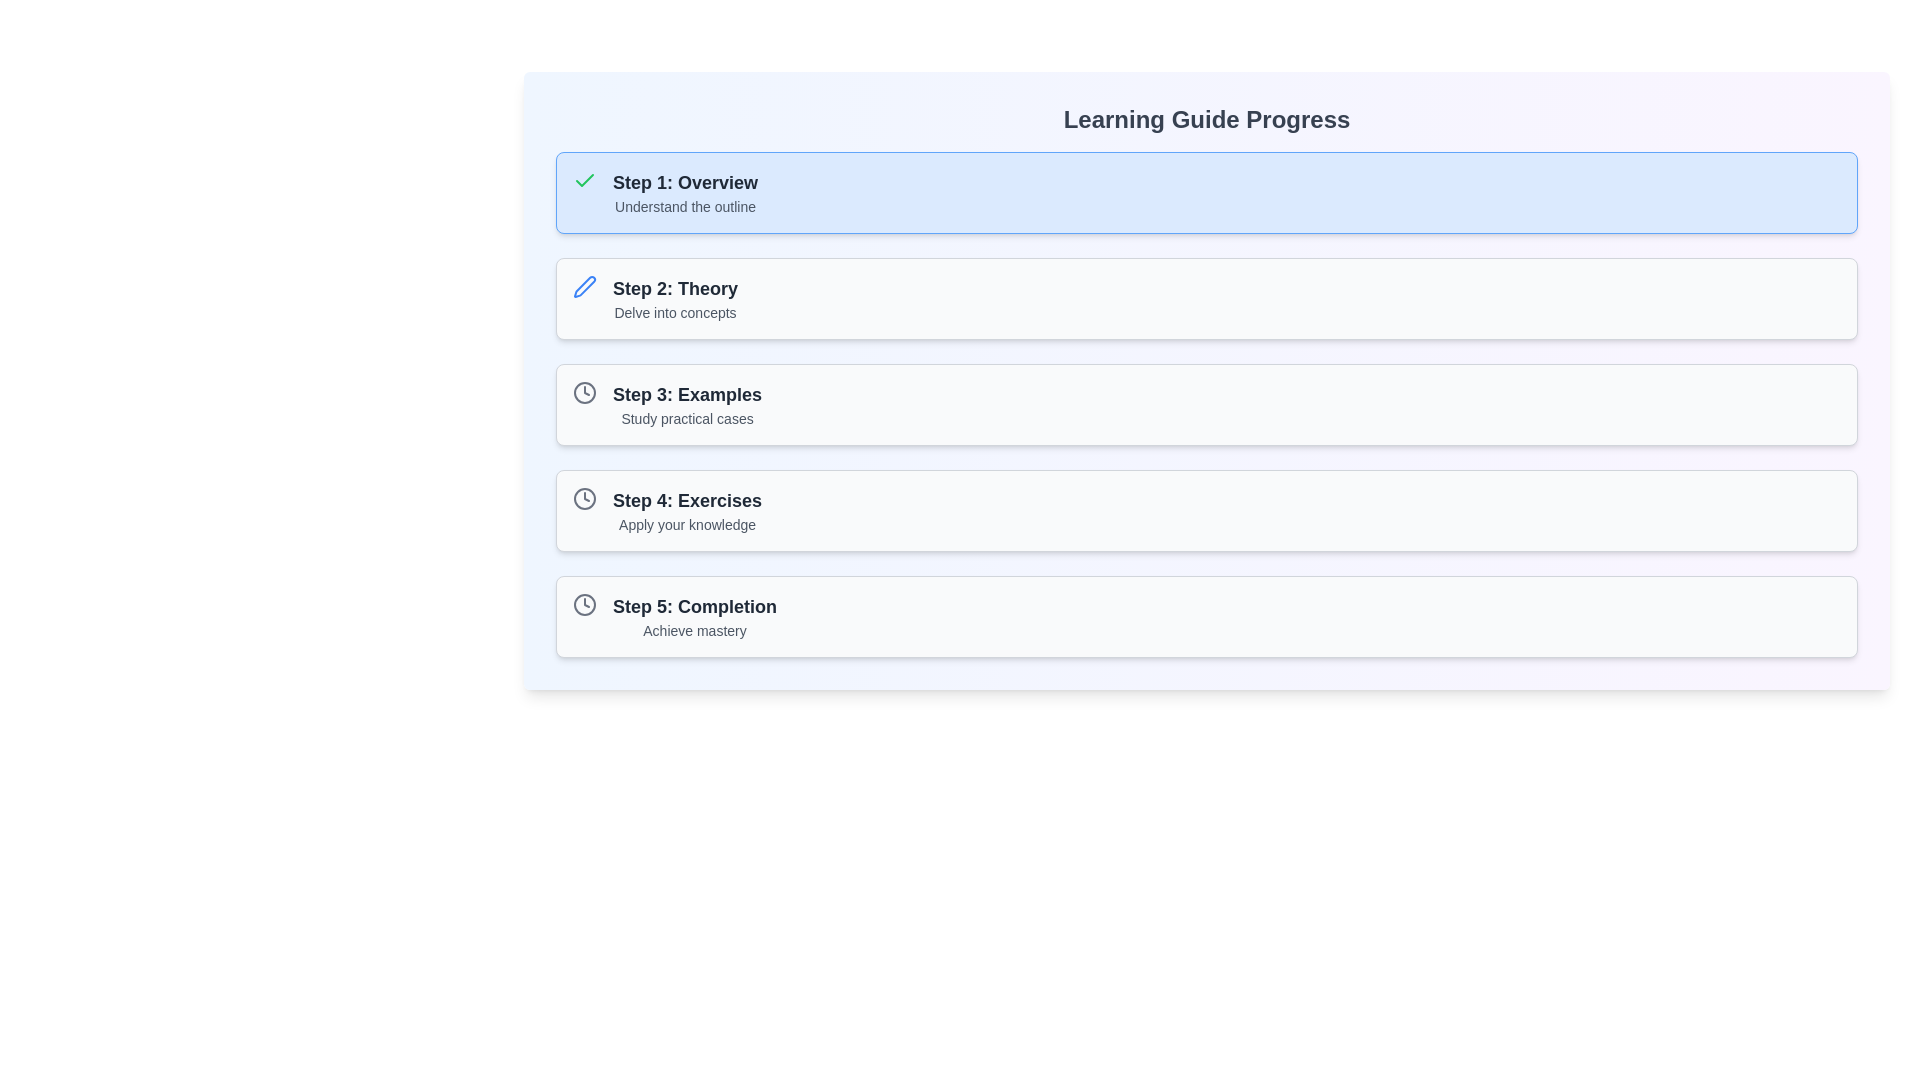  Describe the element at coordinates (695, 605) in the screenshot. I see `the static text label 'Step 5: Completion', which is styled in bold and larger font, serving as the primary header for the fifth item in a sequential guide layout` at that location.